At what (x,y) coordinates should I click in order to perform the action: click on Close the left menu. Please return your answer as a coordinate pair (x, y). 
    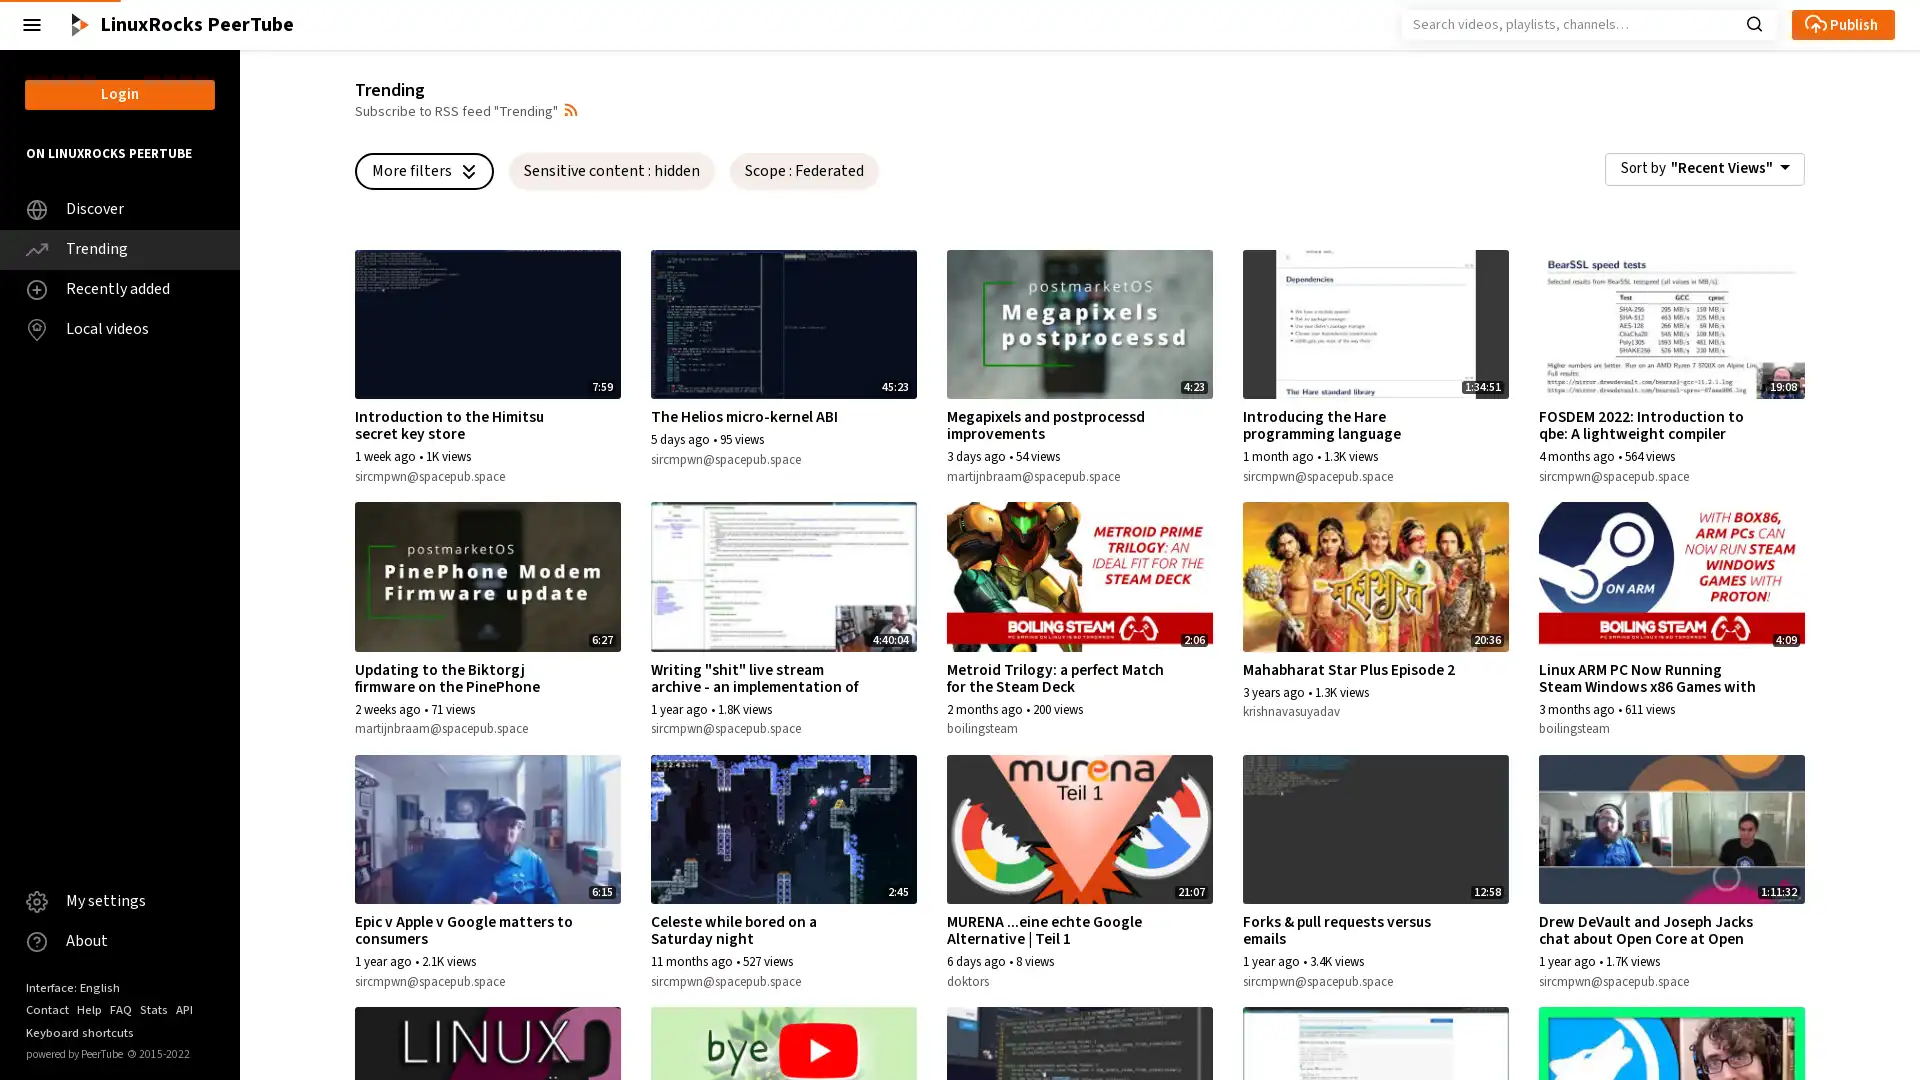
    Looking at the image, I should click on (32, 24).